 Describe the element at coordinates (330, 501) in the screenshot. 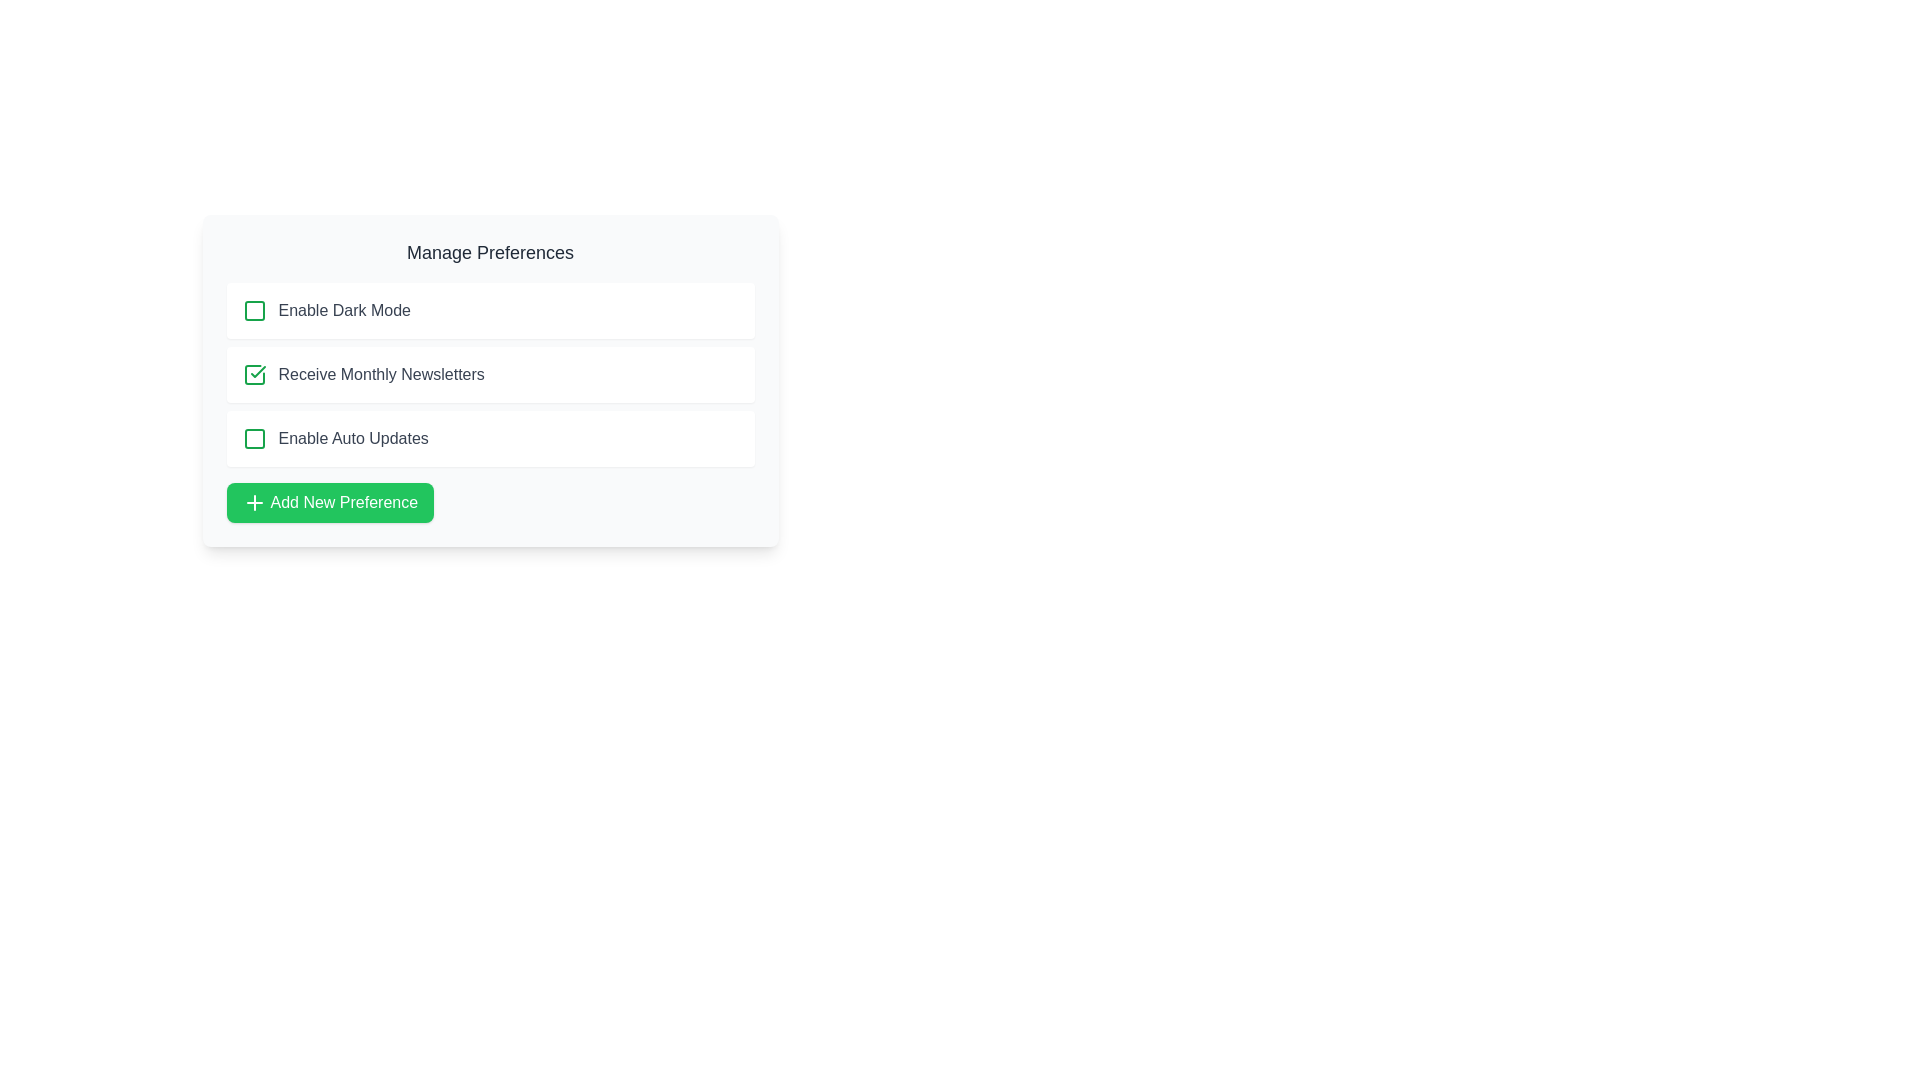

I see `the button that allows users` at that location.